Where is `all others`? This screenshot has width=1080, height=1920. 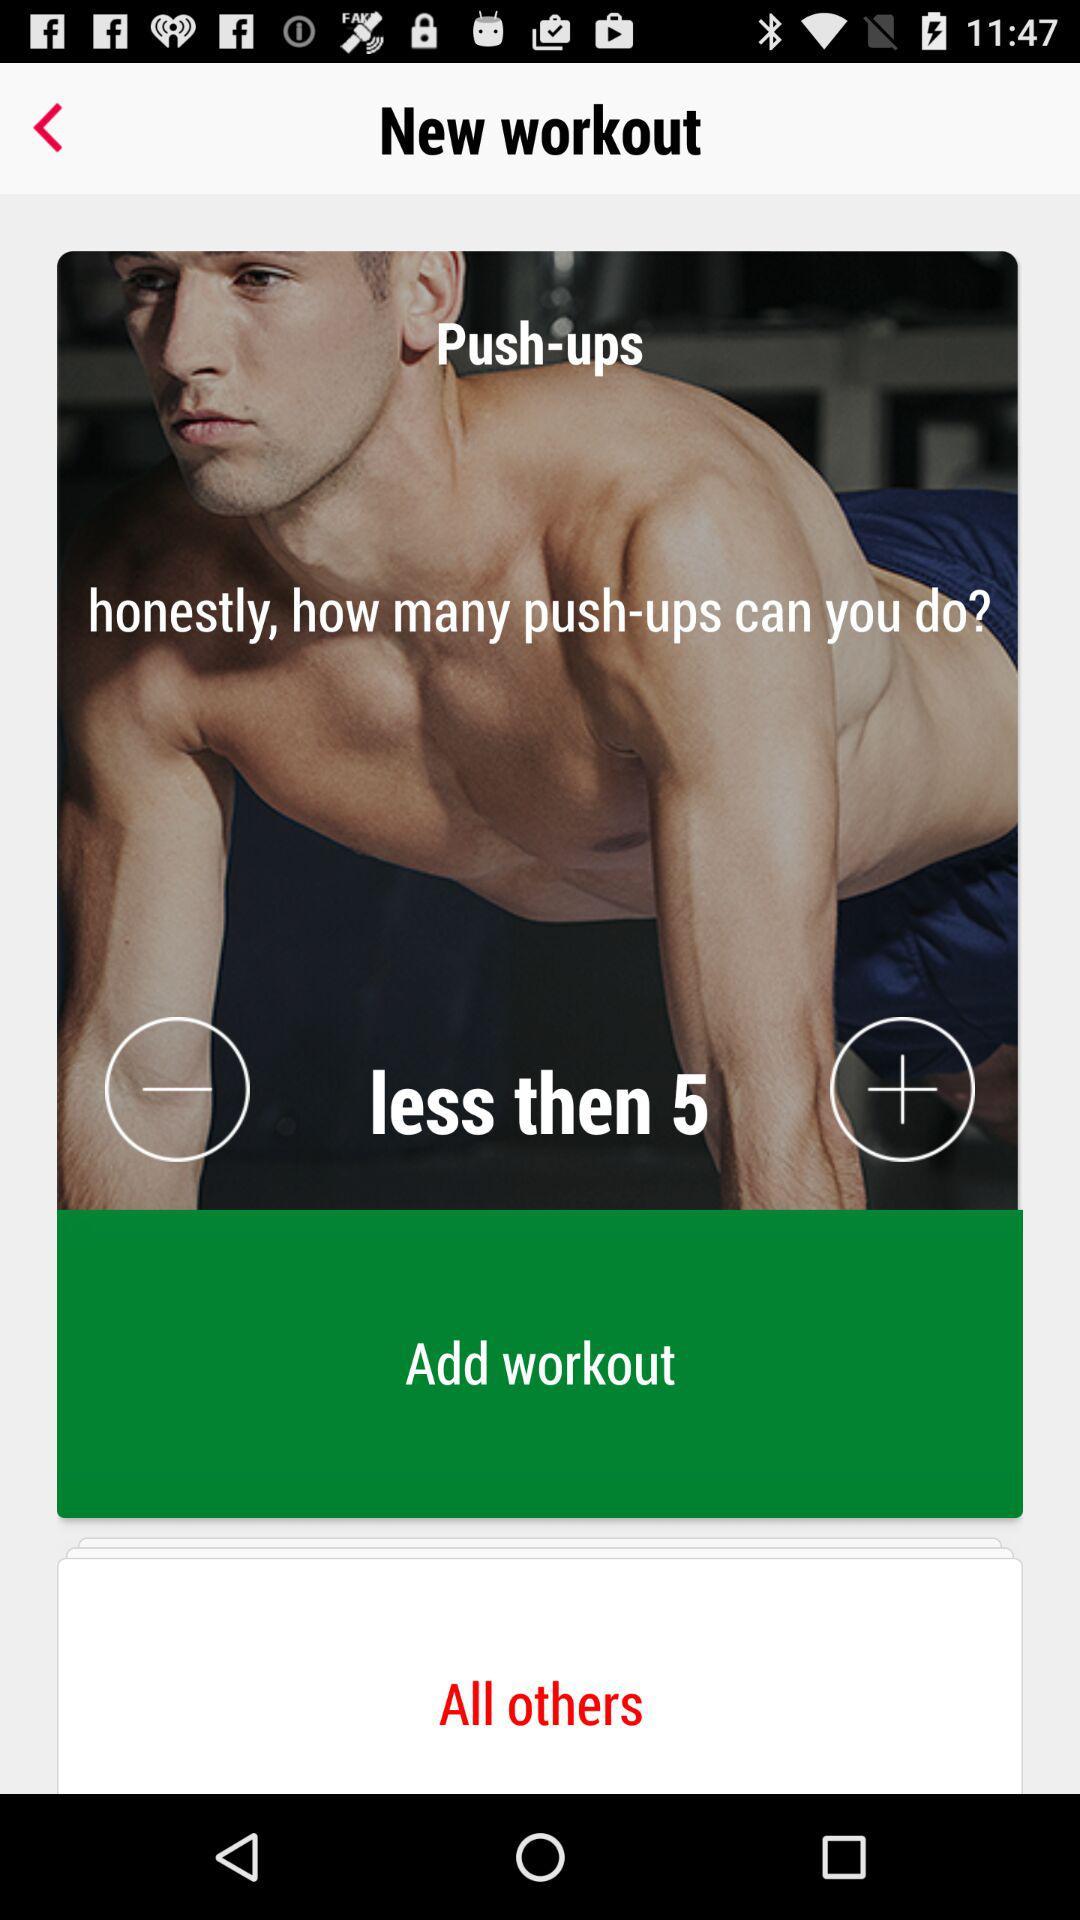
all others is located at coordinates (540, 1661).